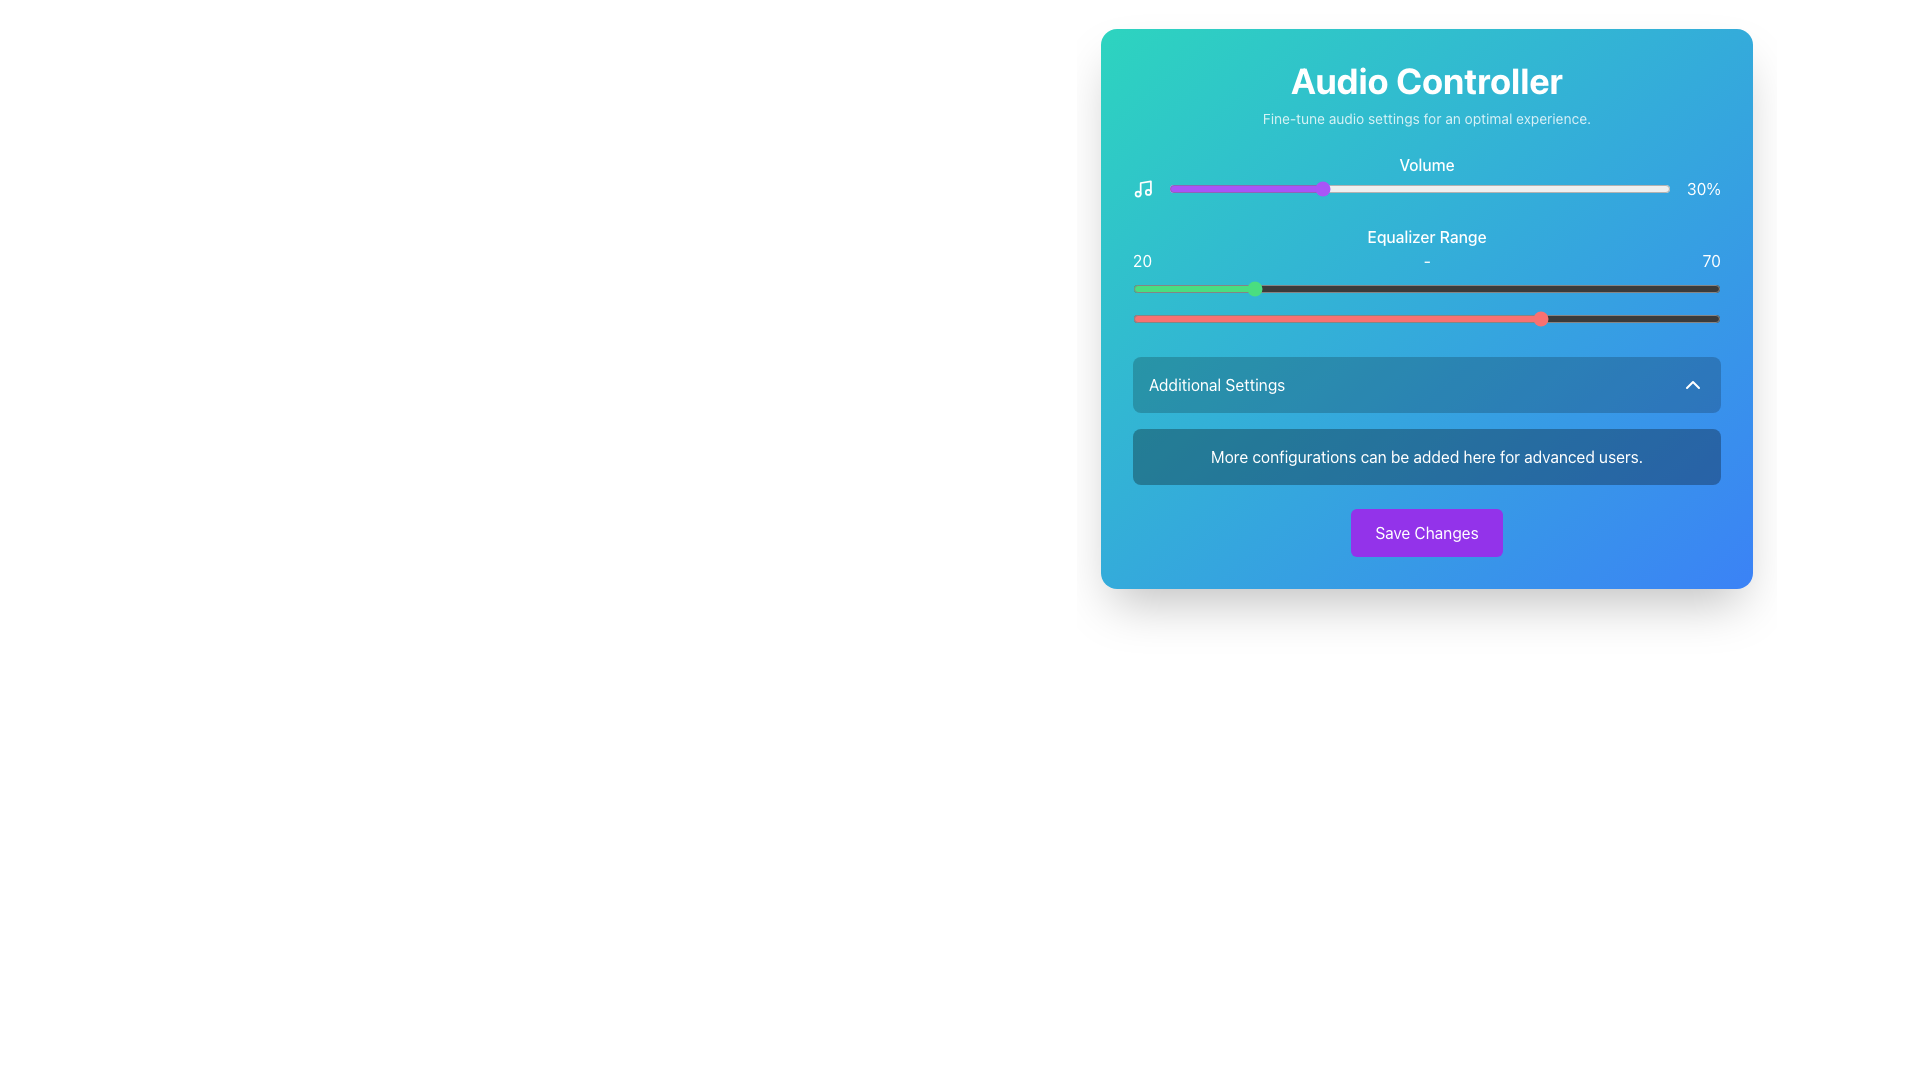  Describe the element at coordinates (1589, 189) in the screenshot. I see `the slider` at that location.